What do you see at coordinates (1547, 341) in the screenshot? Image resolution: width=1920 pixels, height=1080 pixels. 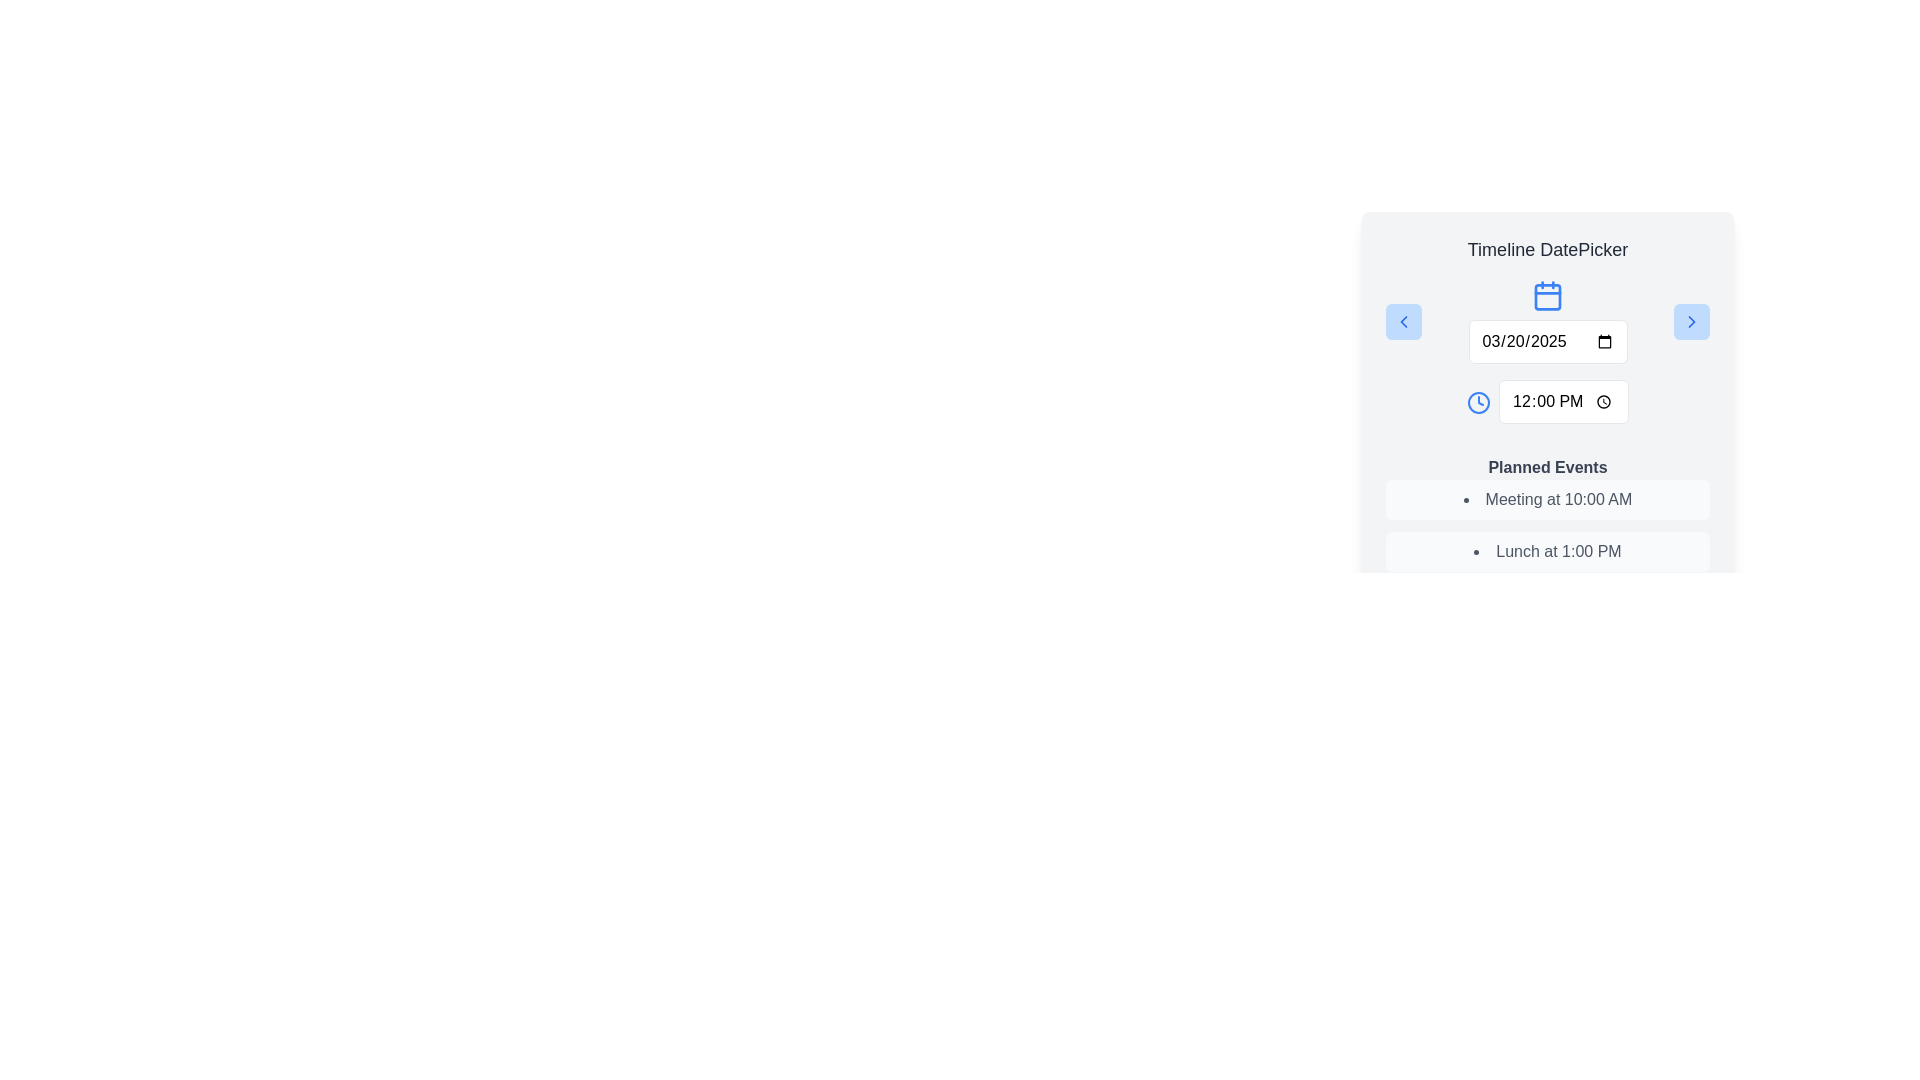 I see `the rectangular date input field that has a placeholder value of '03/20/2025'` at bounding box center [1547, 341].